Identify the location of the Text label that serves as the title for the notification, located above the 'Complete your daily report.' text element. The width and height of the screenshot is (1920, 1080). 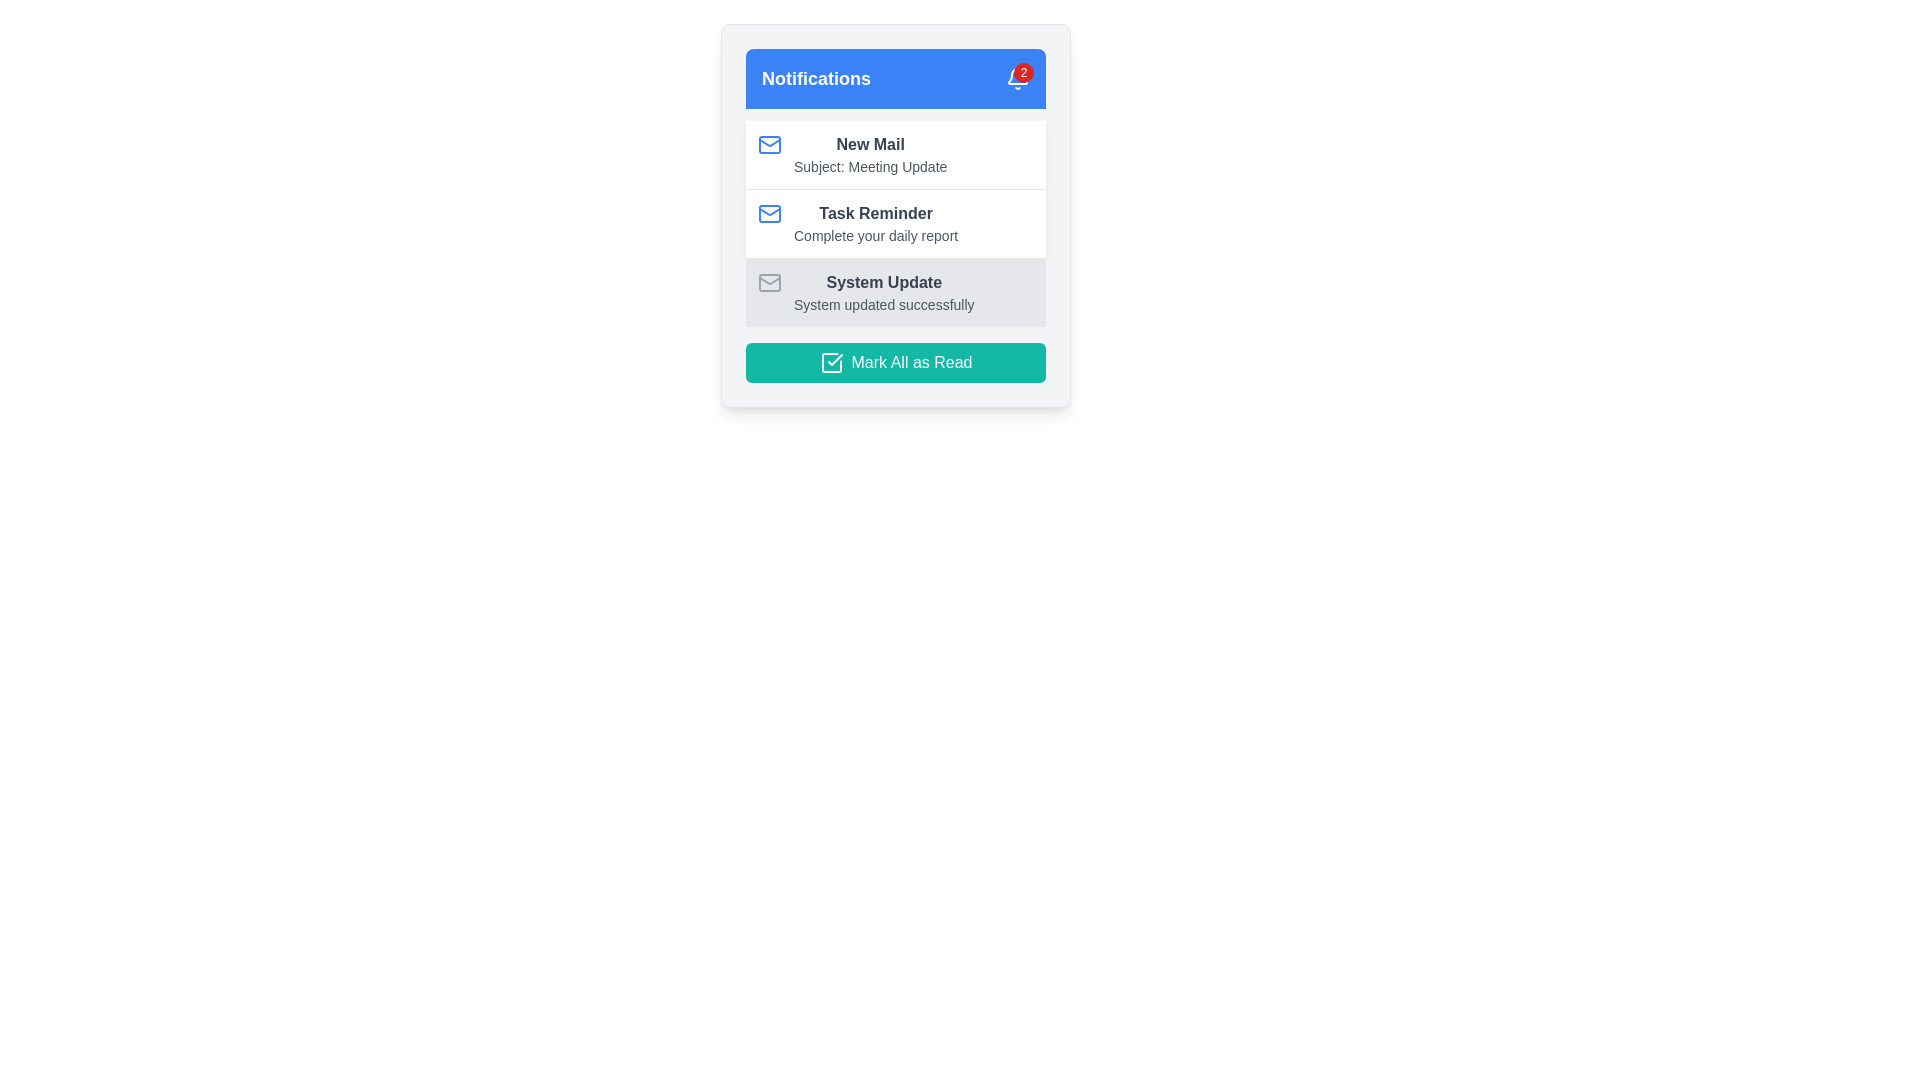
(876, 213).